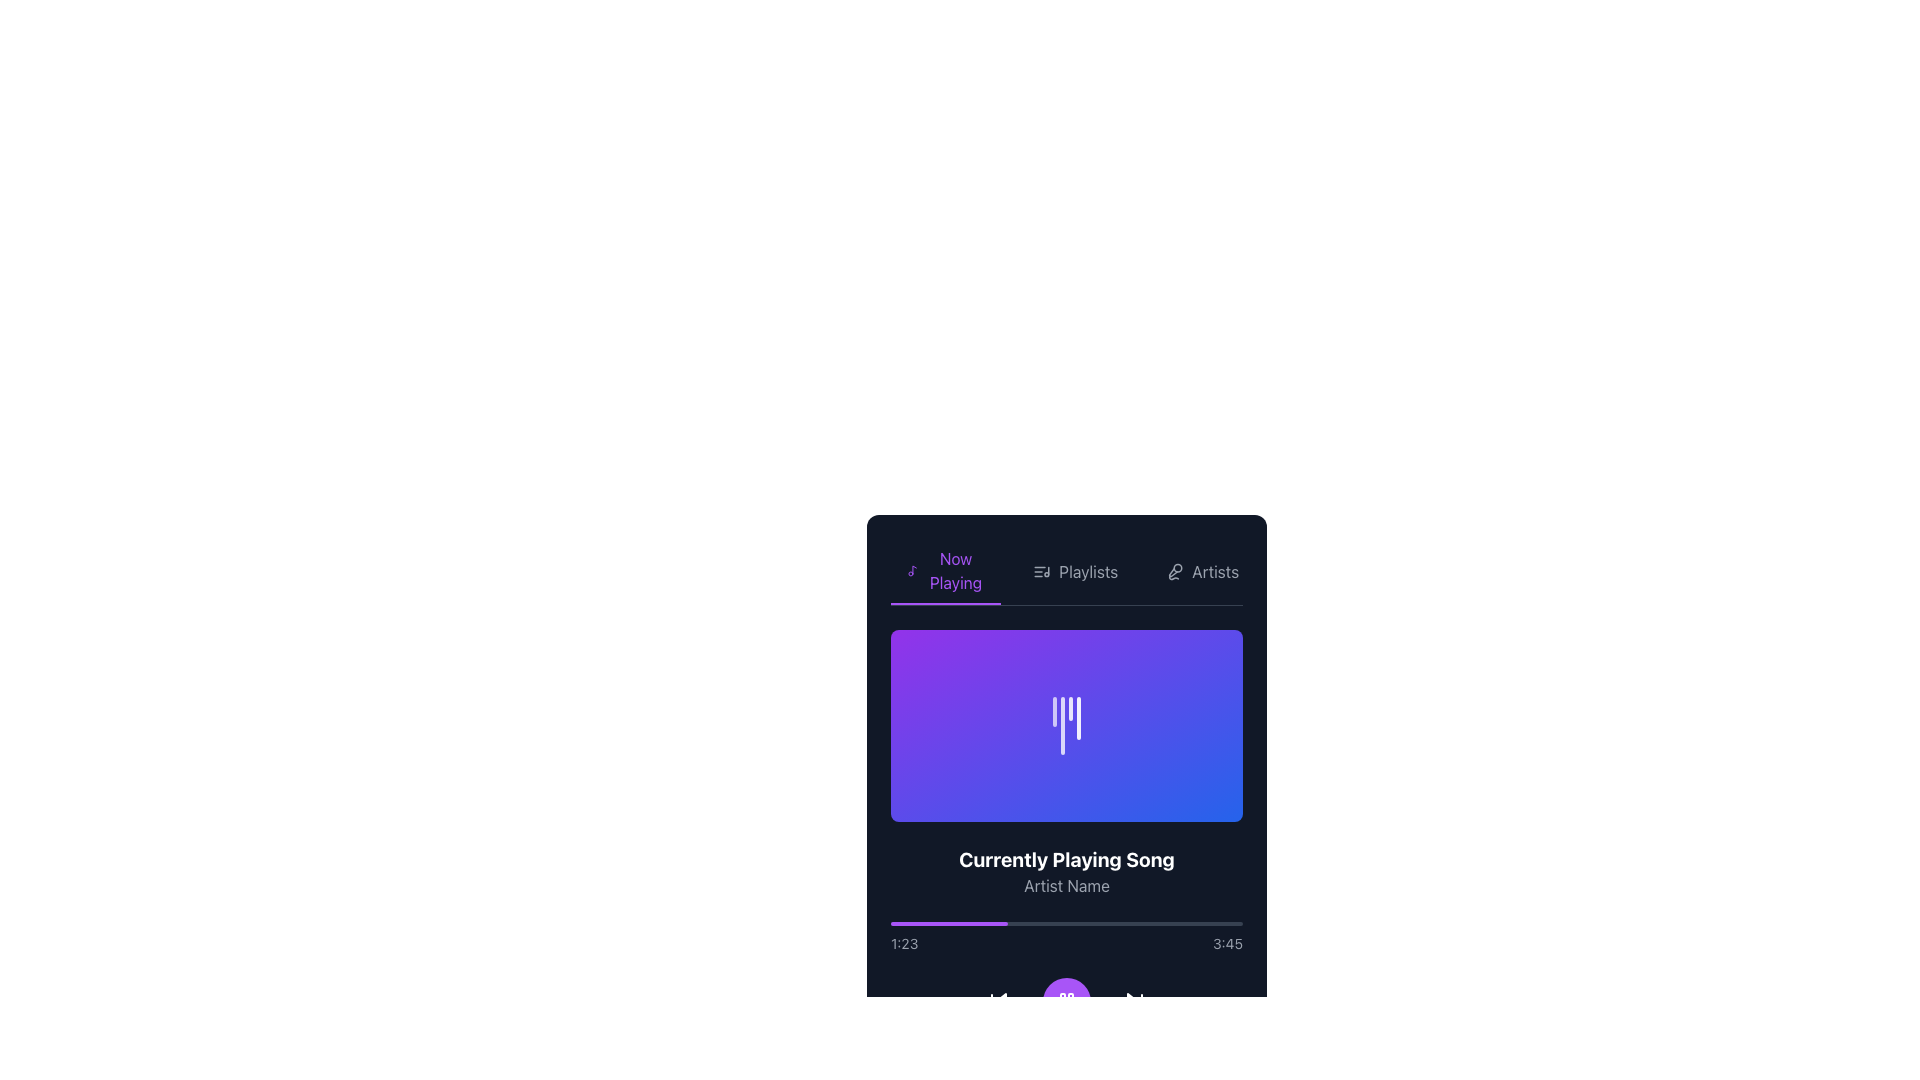  I want to click on the Text Display element that shows the title of the song and the artist's name, which is located centrally below a gradient background and above a progress bar, so click(1065, 870).